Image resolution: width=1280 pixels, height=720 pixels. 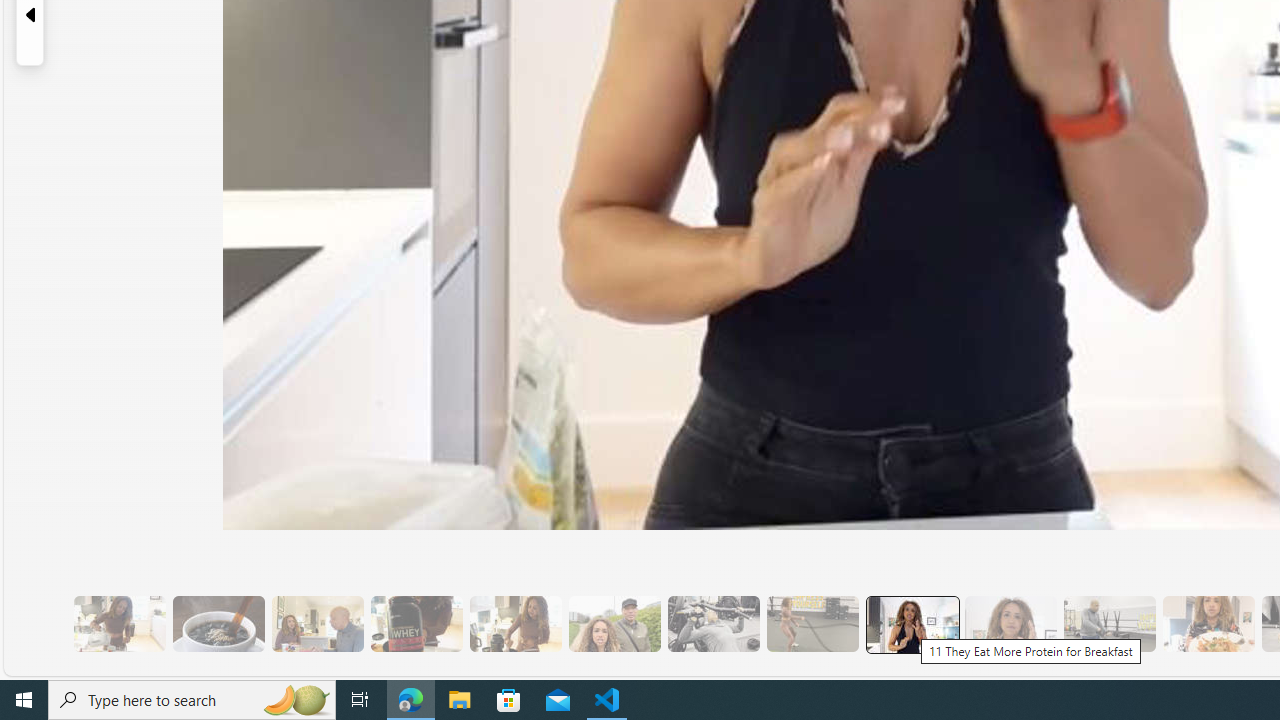 What do you see at coordinates (812, 623) in the screenshot?
I see `'10 Then, They Do HIIT Cardio'` at bounding box center [812, 623].